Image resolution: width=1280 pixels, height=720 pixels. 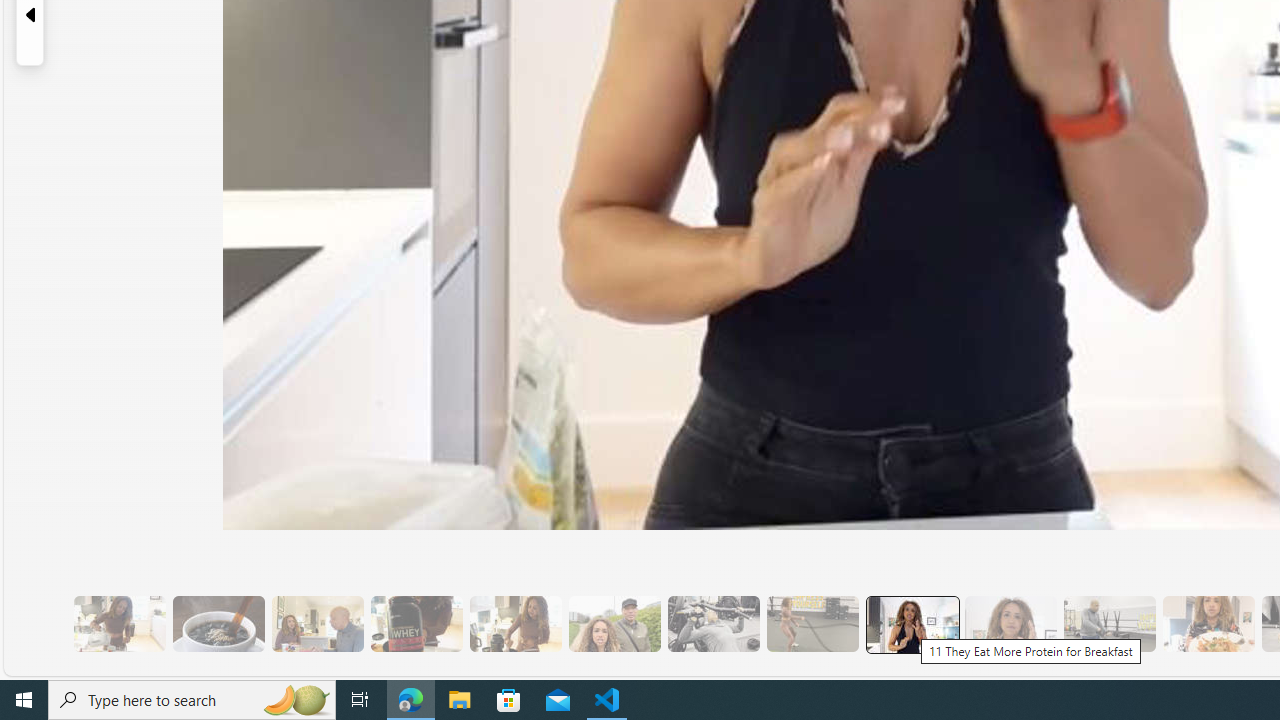 What do you see at coordinates (812, 623) in the screenshot?
I see `'10 Then, They Do HIIT Cardio'` at bounding box center [812, 623].